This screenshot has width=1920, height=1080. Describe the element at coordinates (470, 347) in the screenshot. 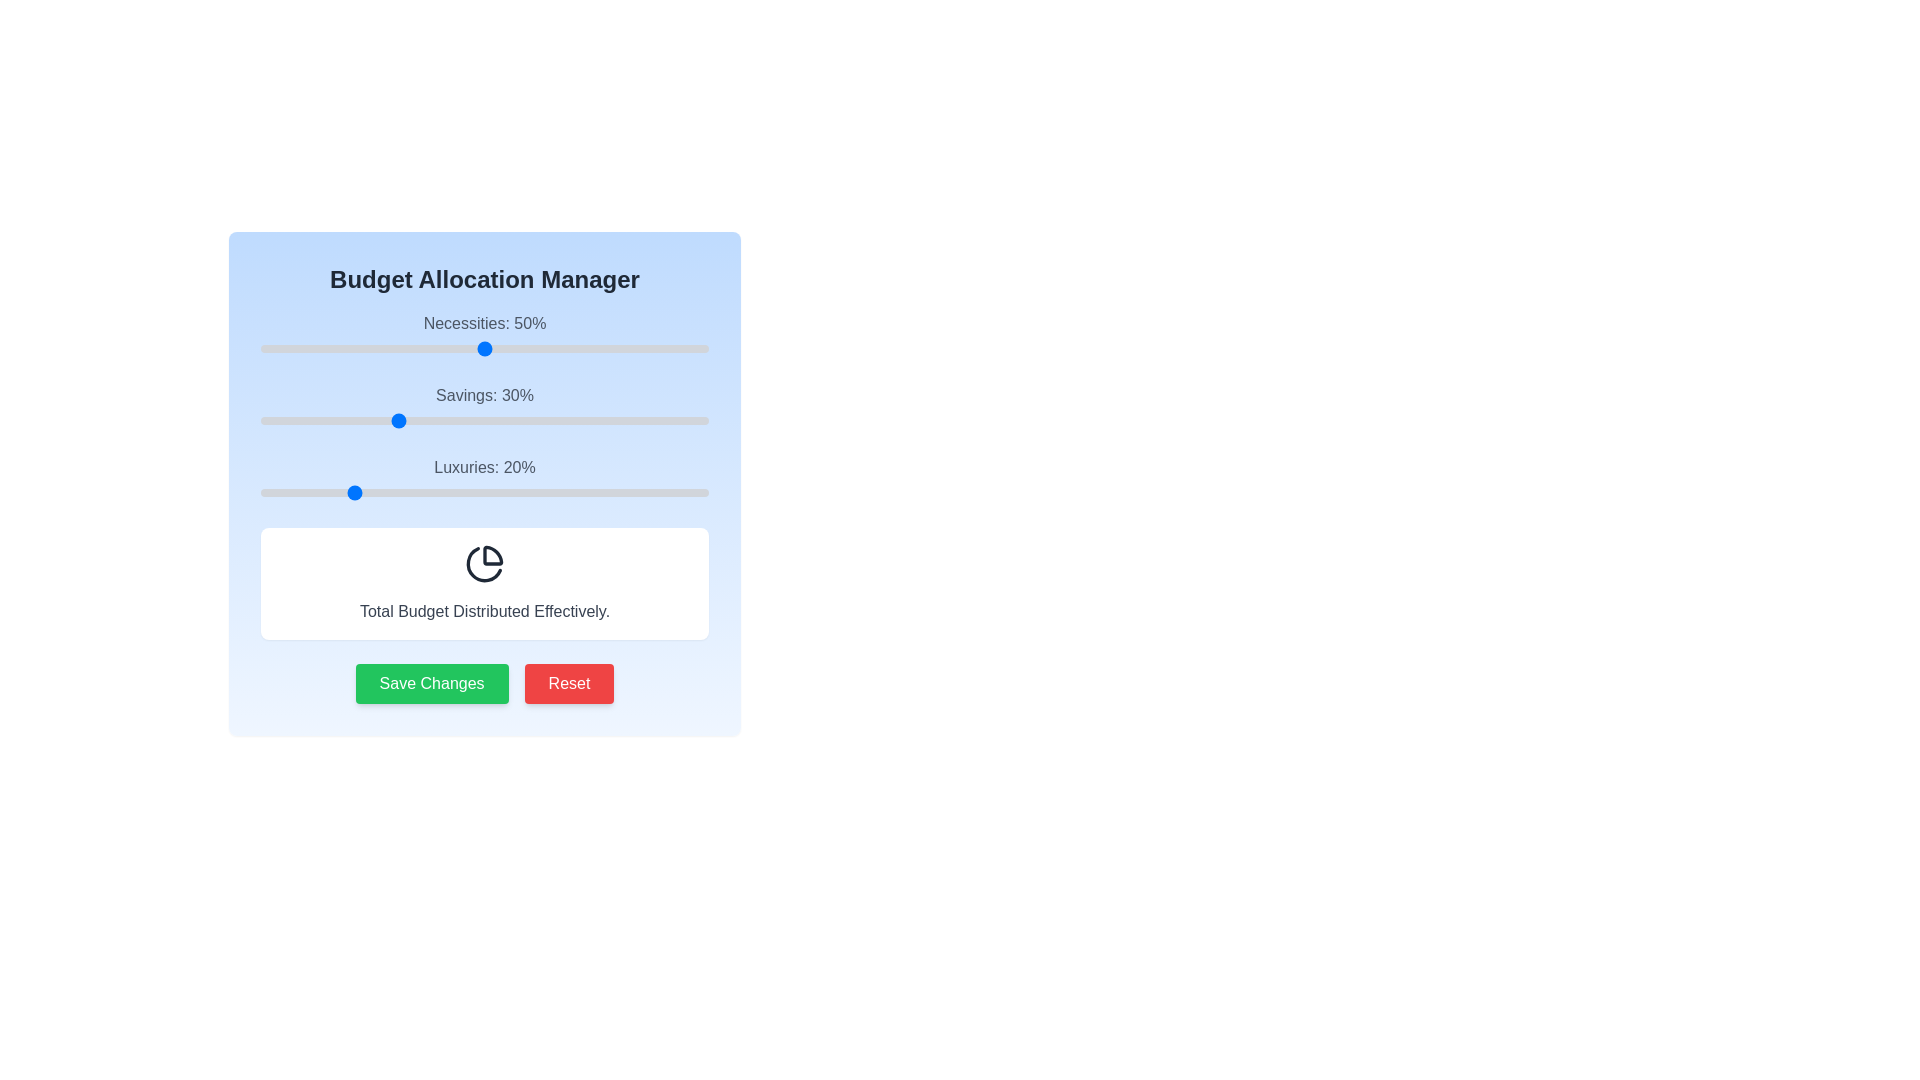

I see `the 'Necessities' slider` at that location.